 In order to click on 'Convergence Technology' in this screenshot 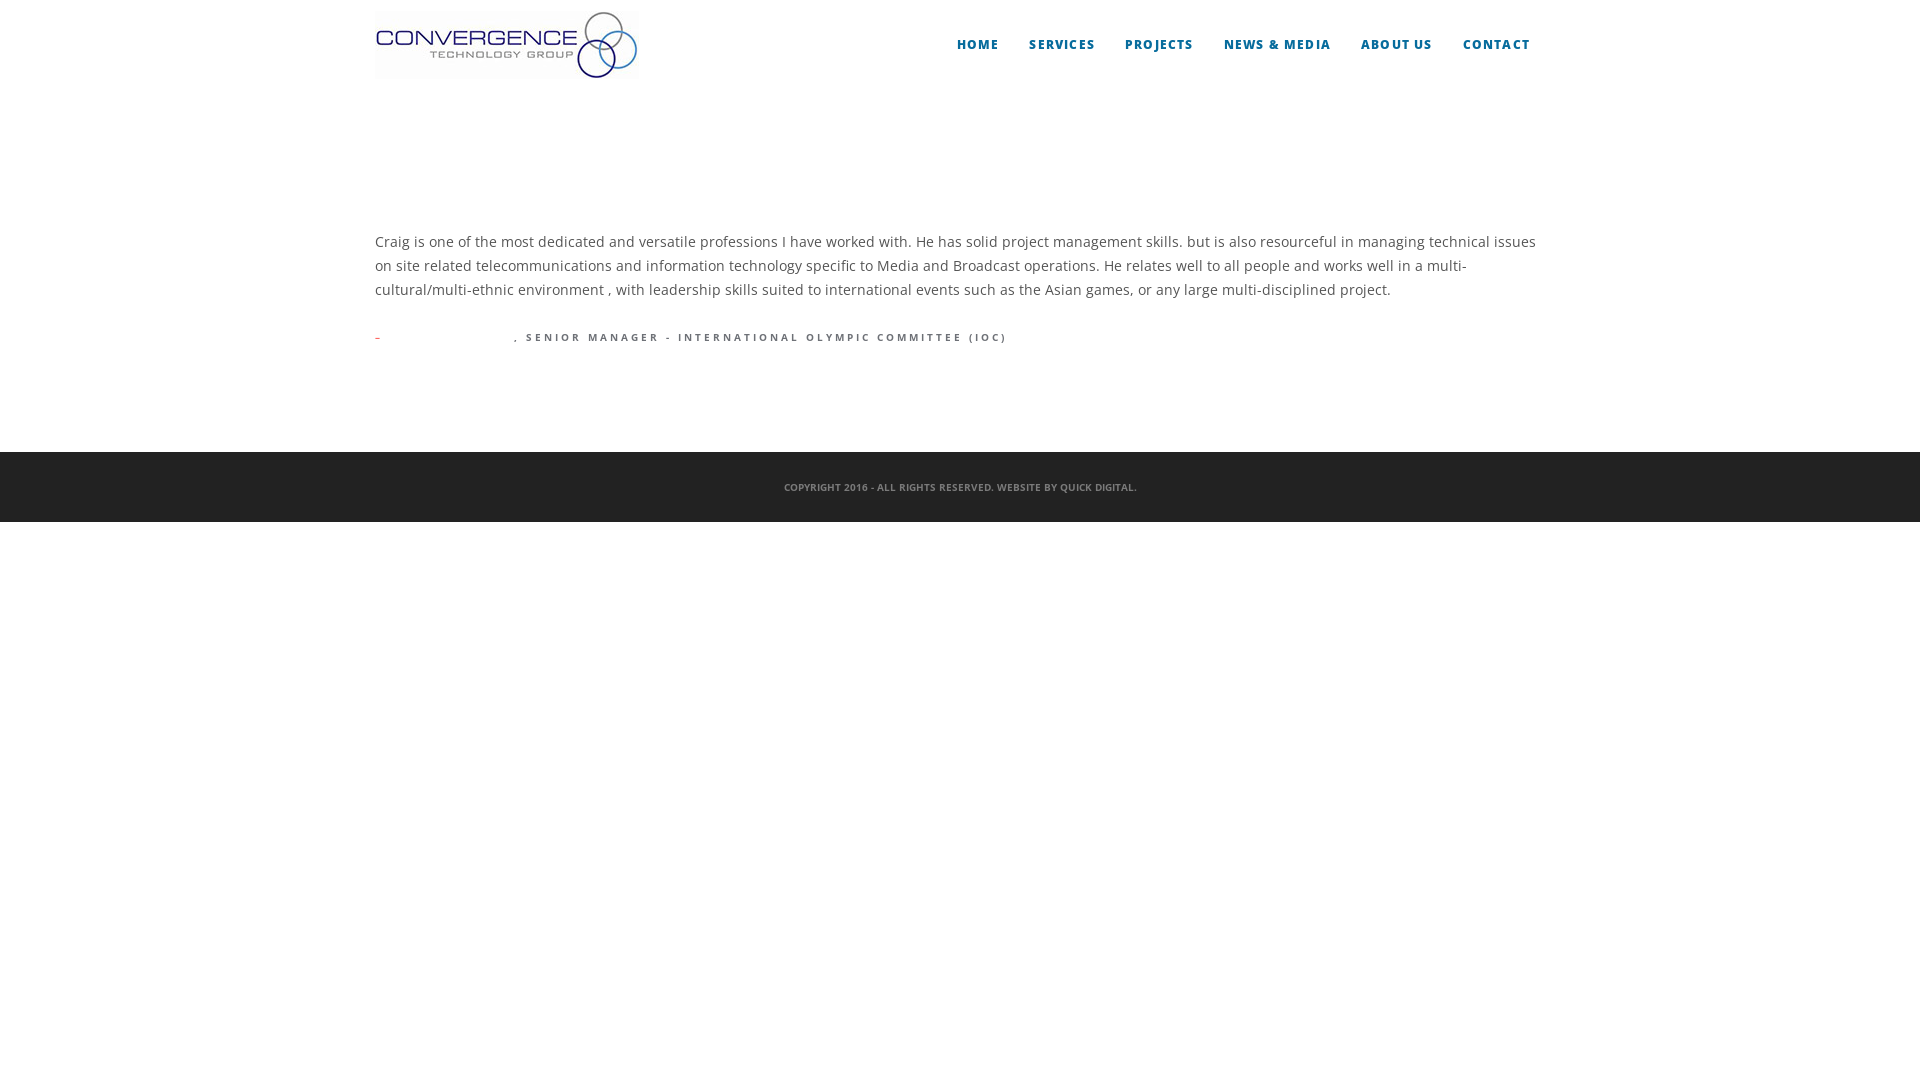, I will do `click(507, 45)`.